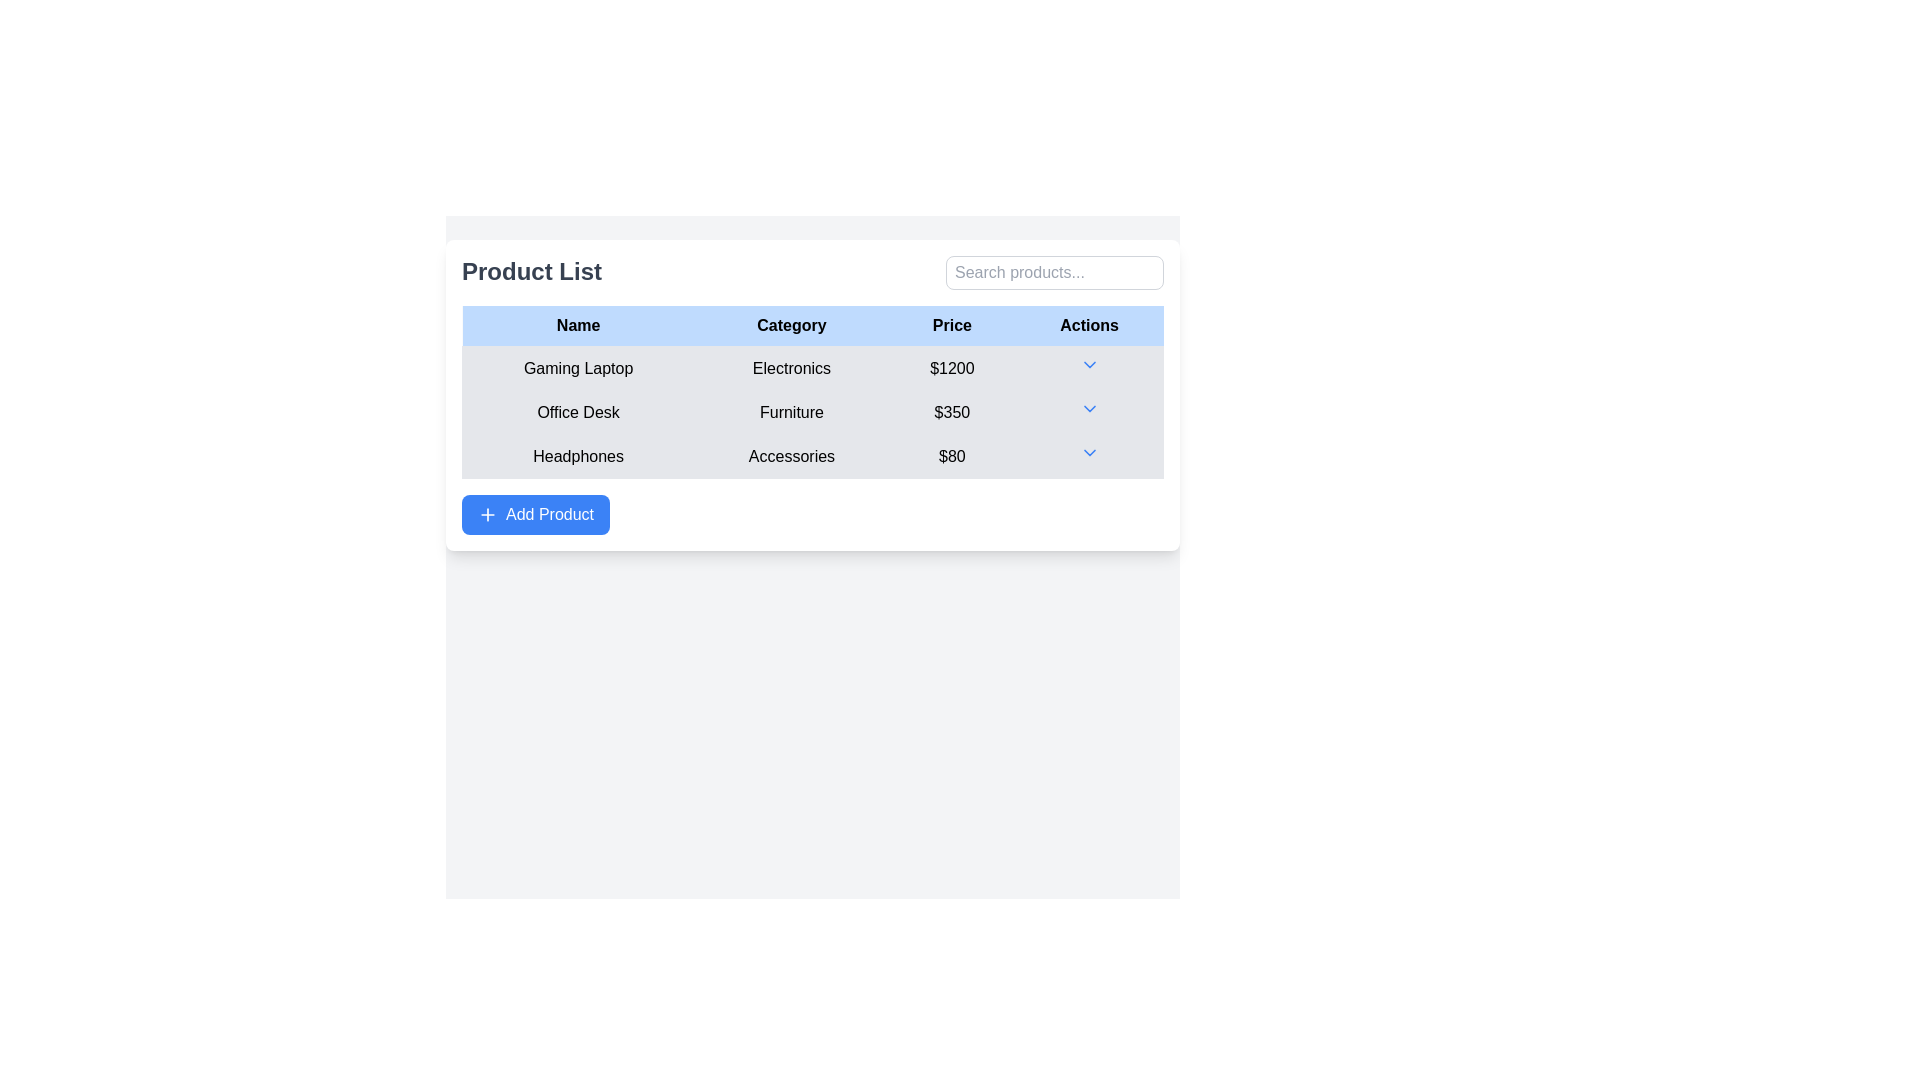 The image size is (1920, 1080). I want to click on the text label displaying 'Category', which is the second column header in the table between 'Name' and 'Price', so click(791, 325).